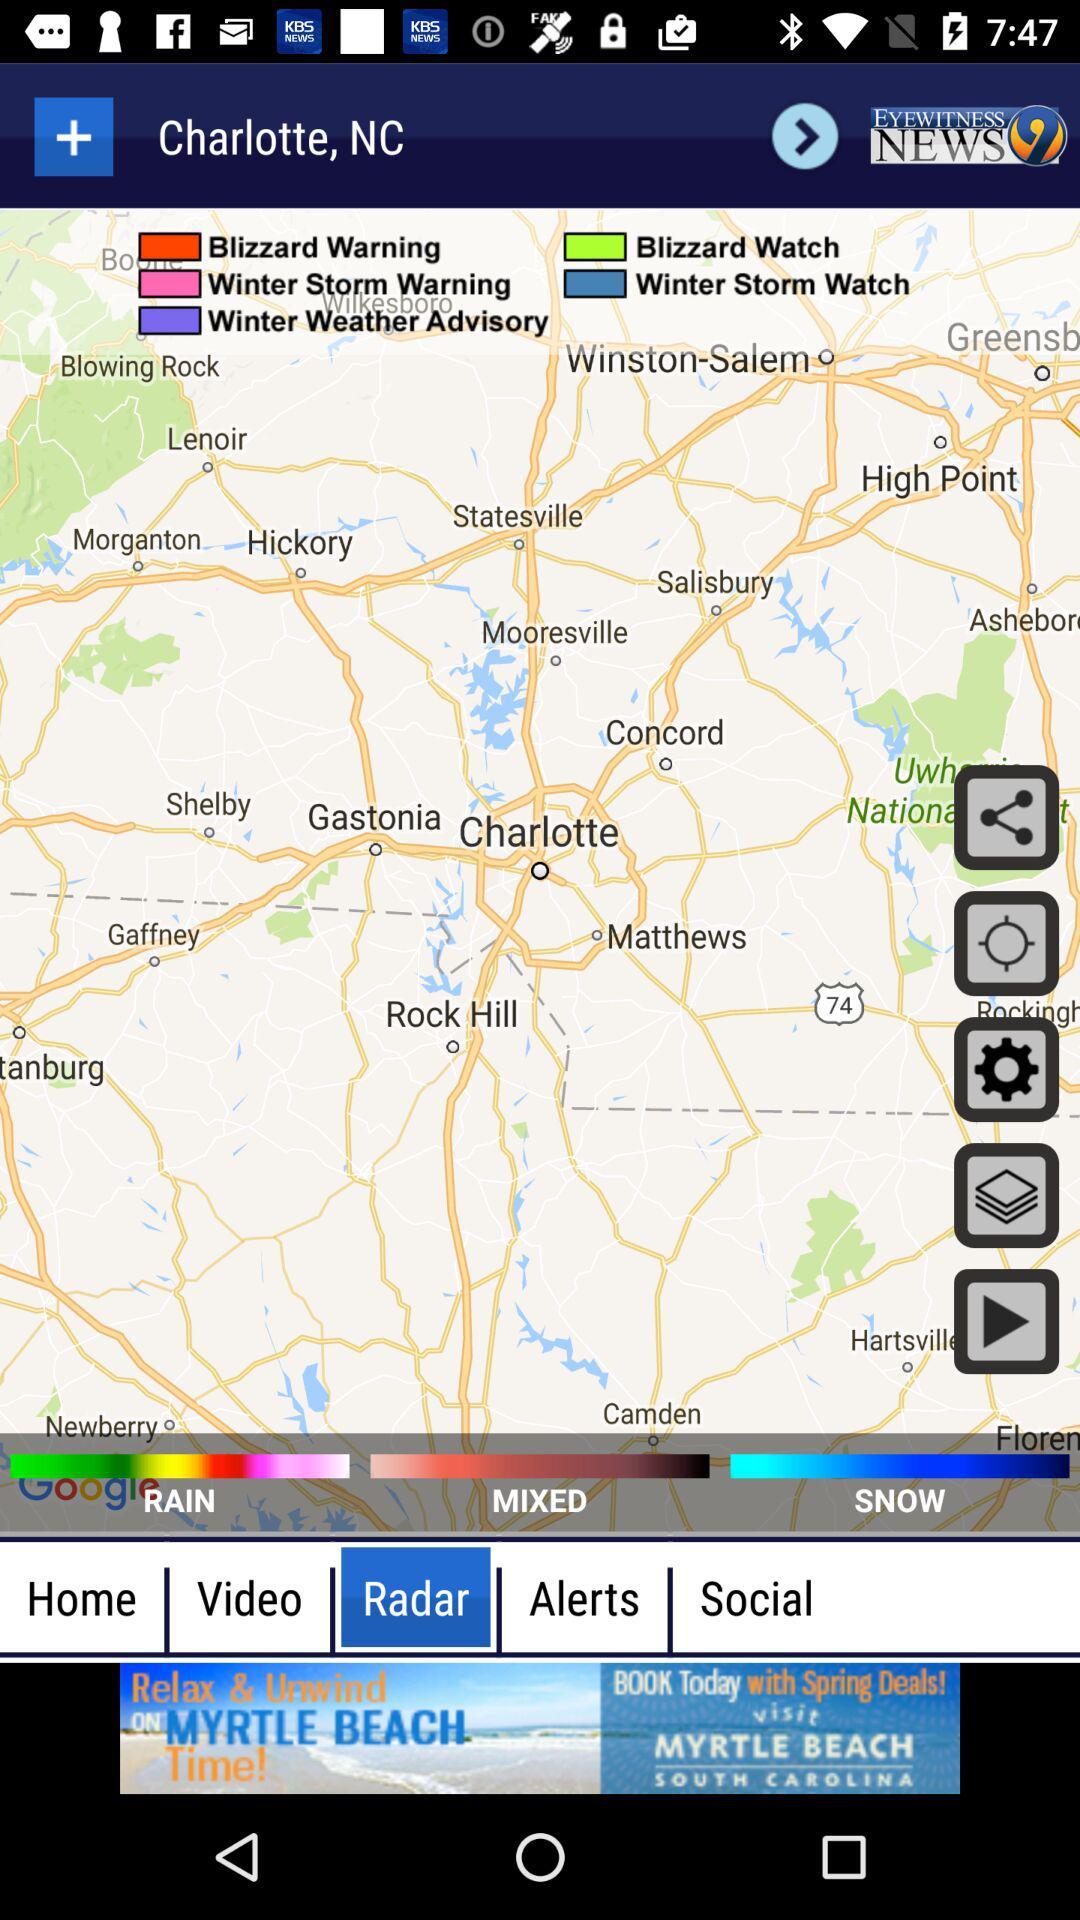  Describe the element at coordinates (804, 135) in the screenshot. I see `prximo` at that location.